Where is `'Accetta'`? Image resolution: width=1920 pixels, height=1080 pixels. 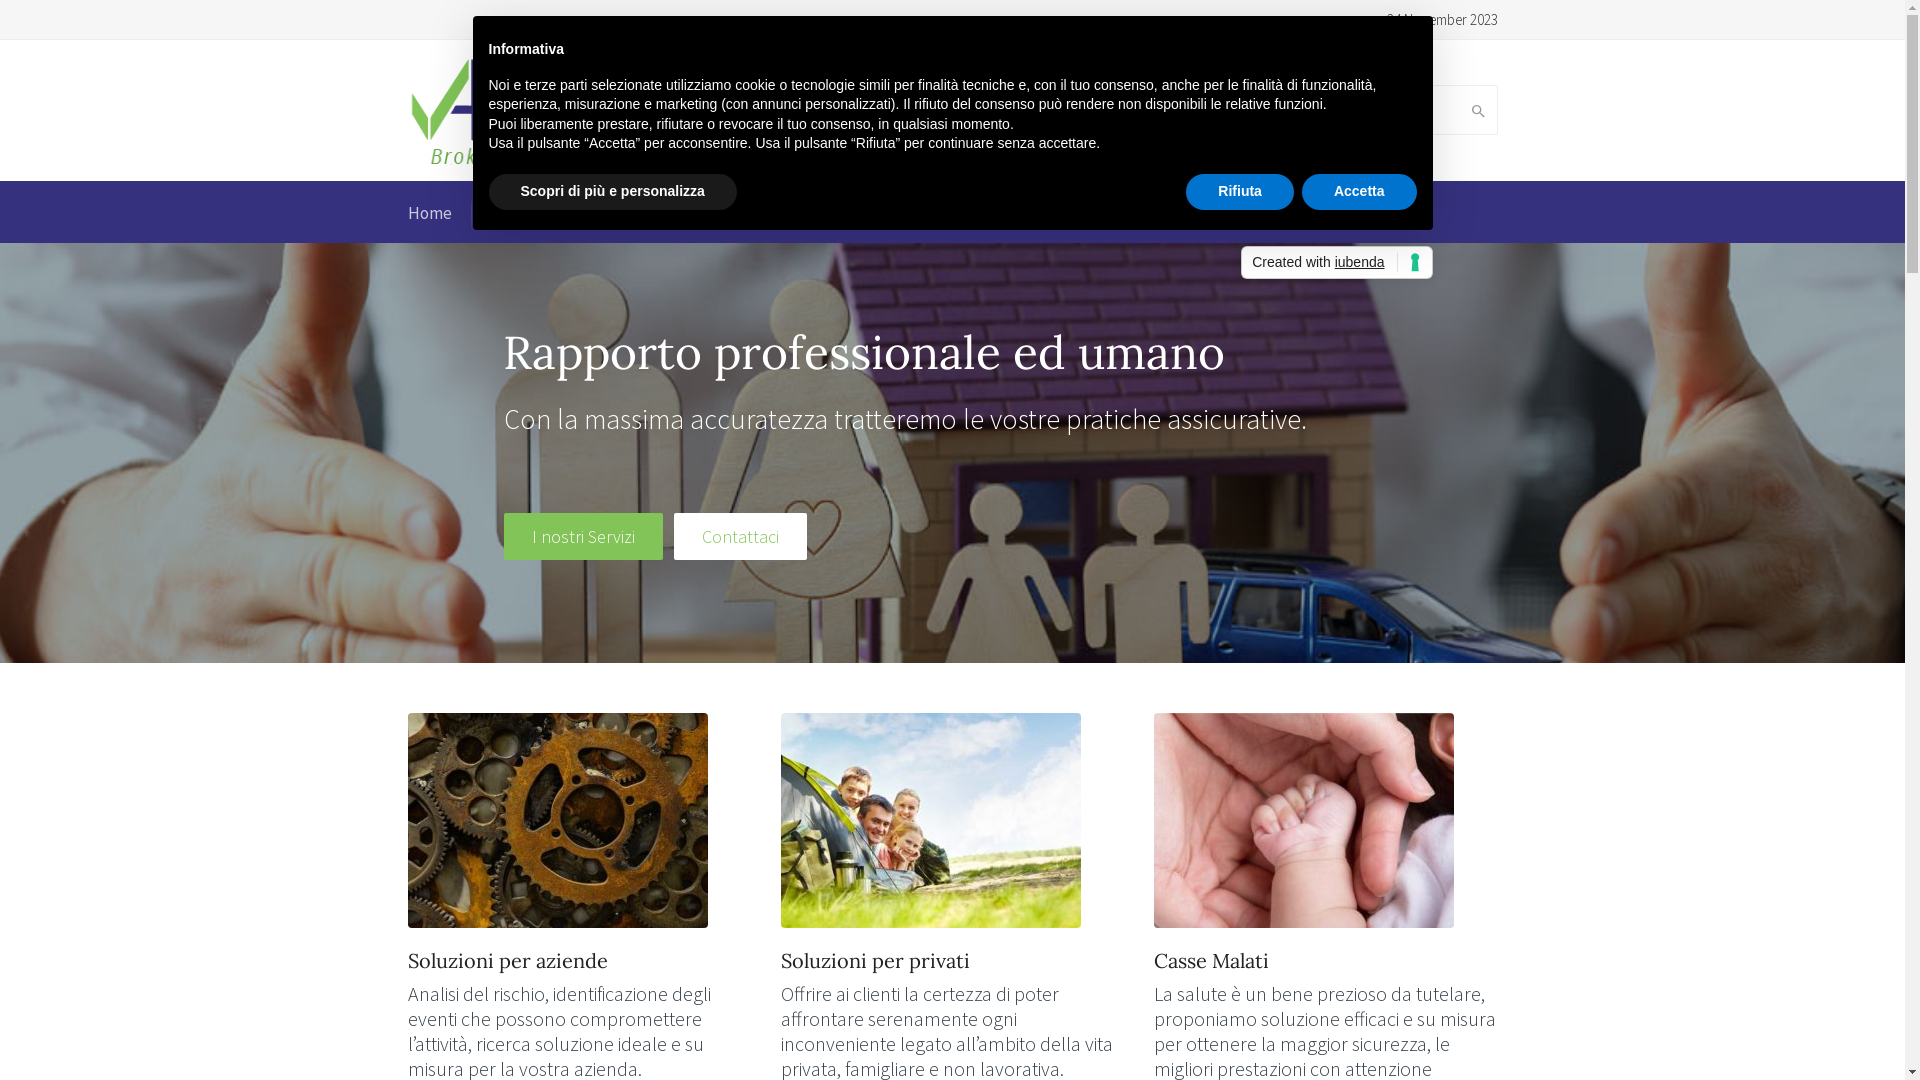 'Accetta' is located at coordinates (1359, 192).